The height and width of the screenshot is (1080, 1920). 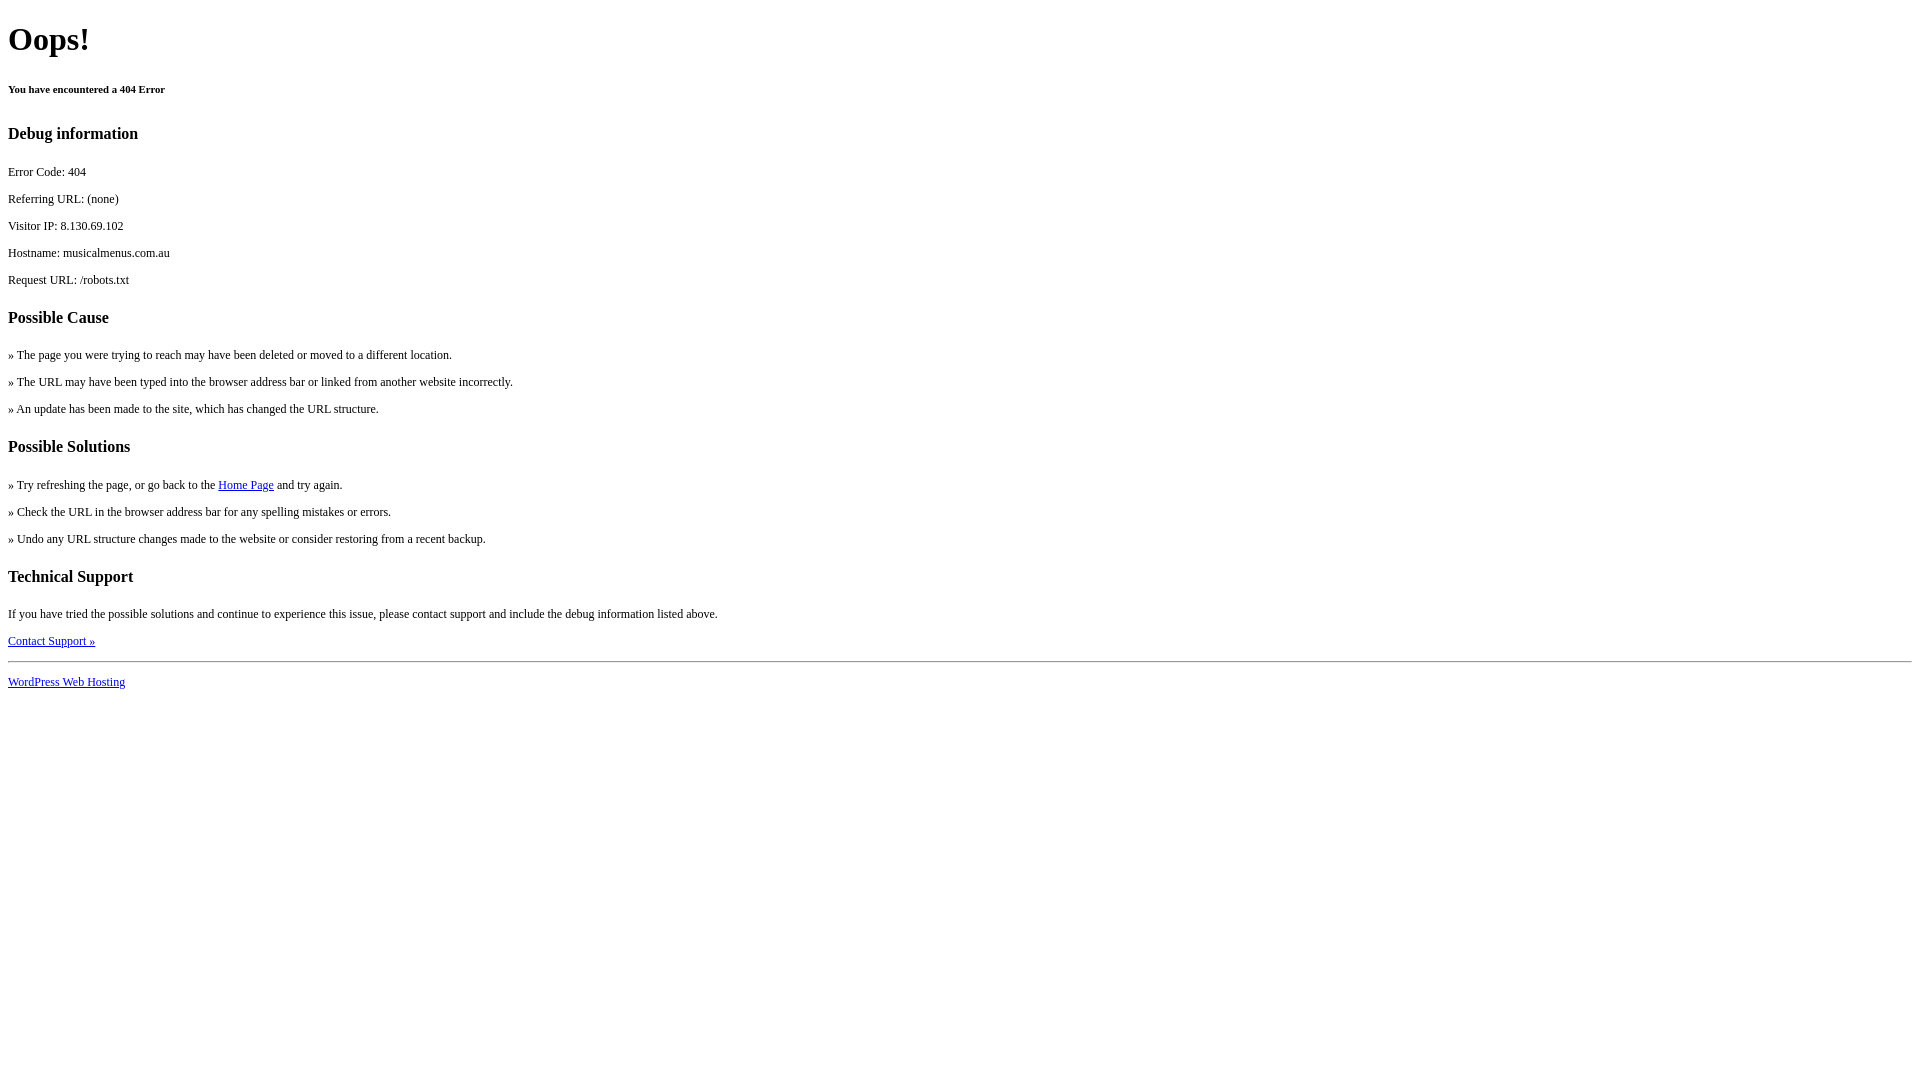 What do you see at coordinates (66, 681) in the screenshot?
I see `'WordPress Web Hosting'` at bounding box center [66, 681].